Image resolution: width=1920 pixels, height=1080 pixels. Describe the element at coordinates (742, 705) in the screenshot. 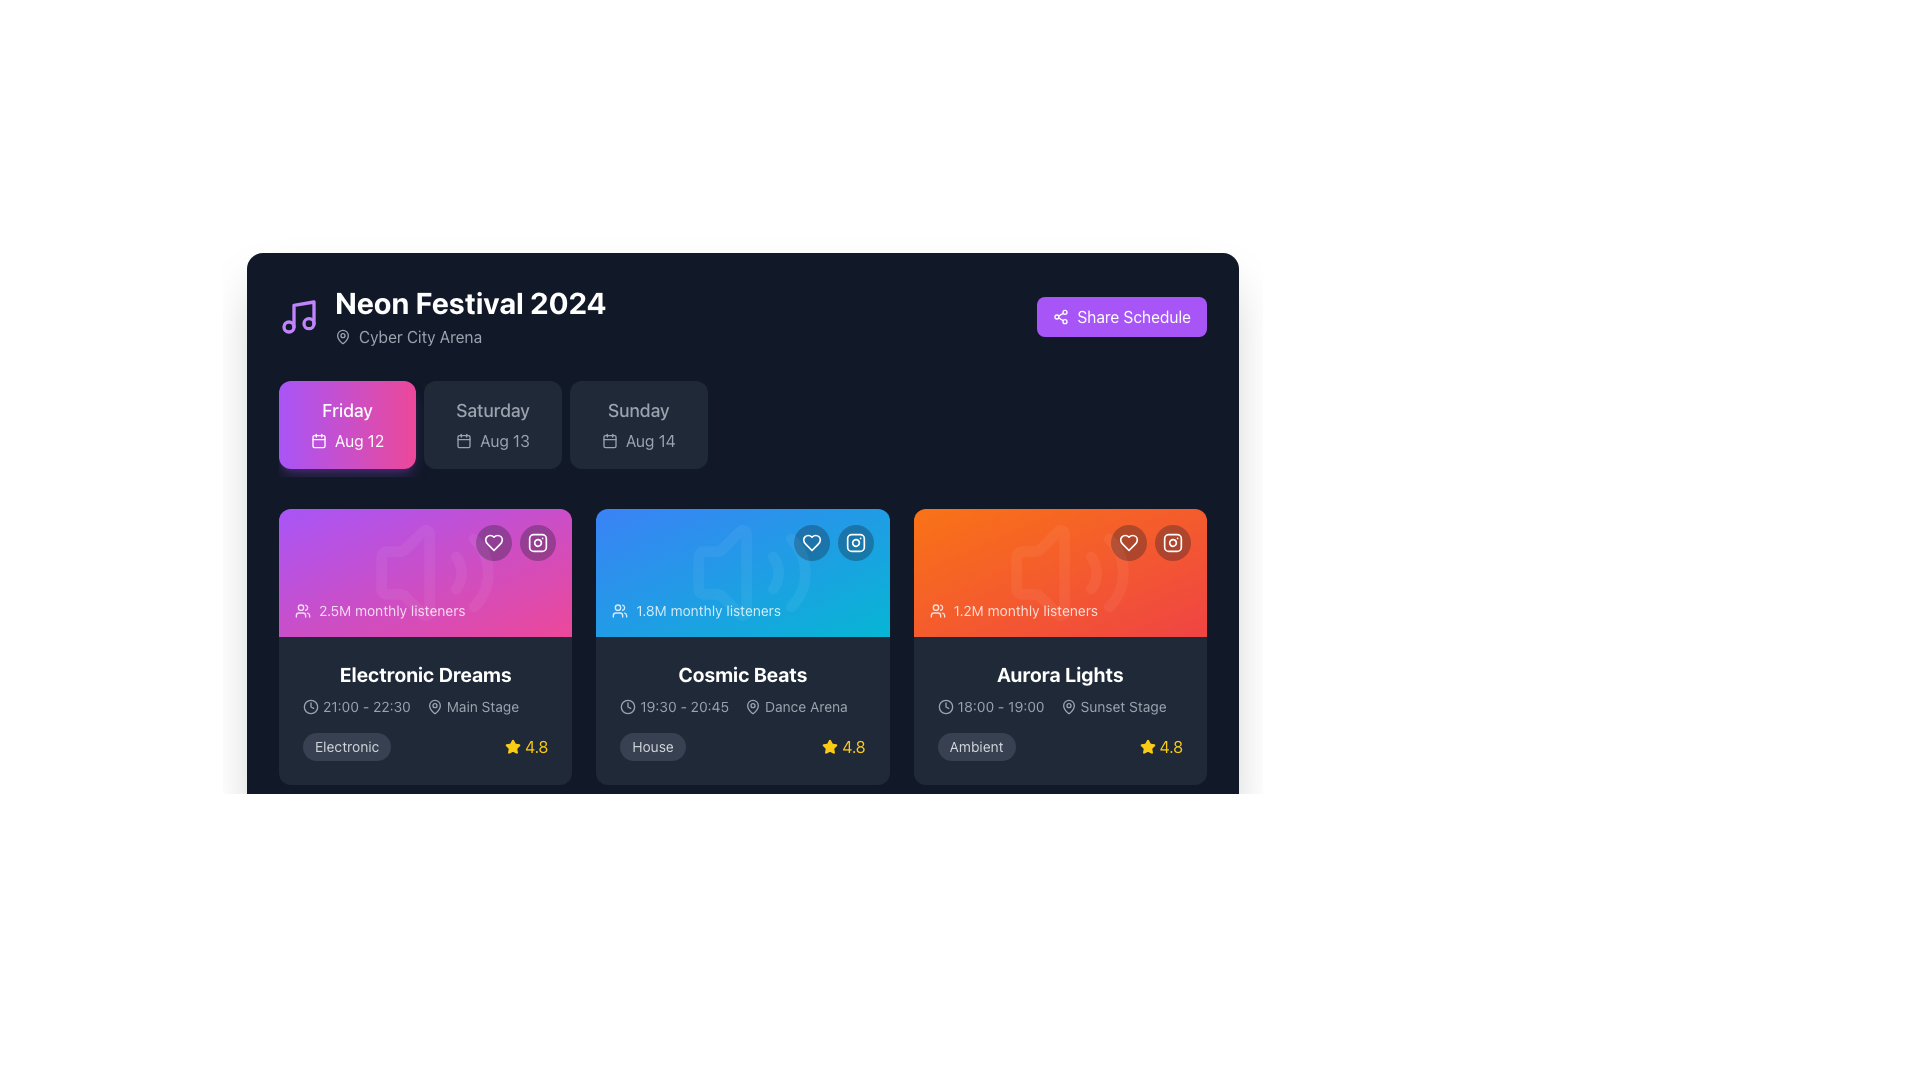

I see `the Text and icon group displaying the event's time duration '19:30 - 20:45' and location 'Dance Arena', located within the blue card labeled 'Cosmic Beats'` at that location.